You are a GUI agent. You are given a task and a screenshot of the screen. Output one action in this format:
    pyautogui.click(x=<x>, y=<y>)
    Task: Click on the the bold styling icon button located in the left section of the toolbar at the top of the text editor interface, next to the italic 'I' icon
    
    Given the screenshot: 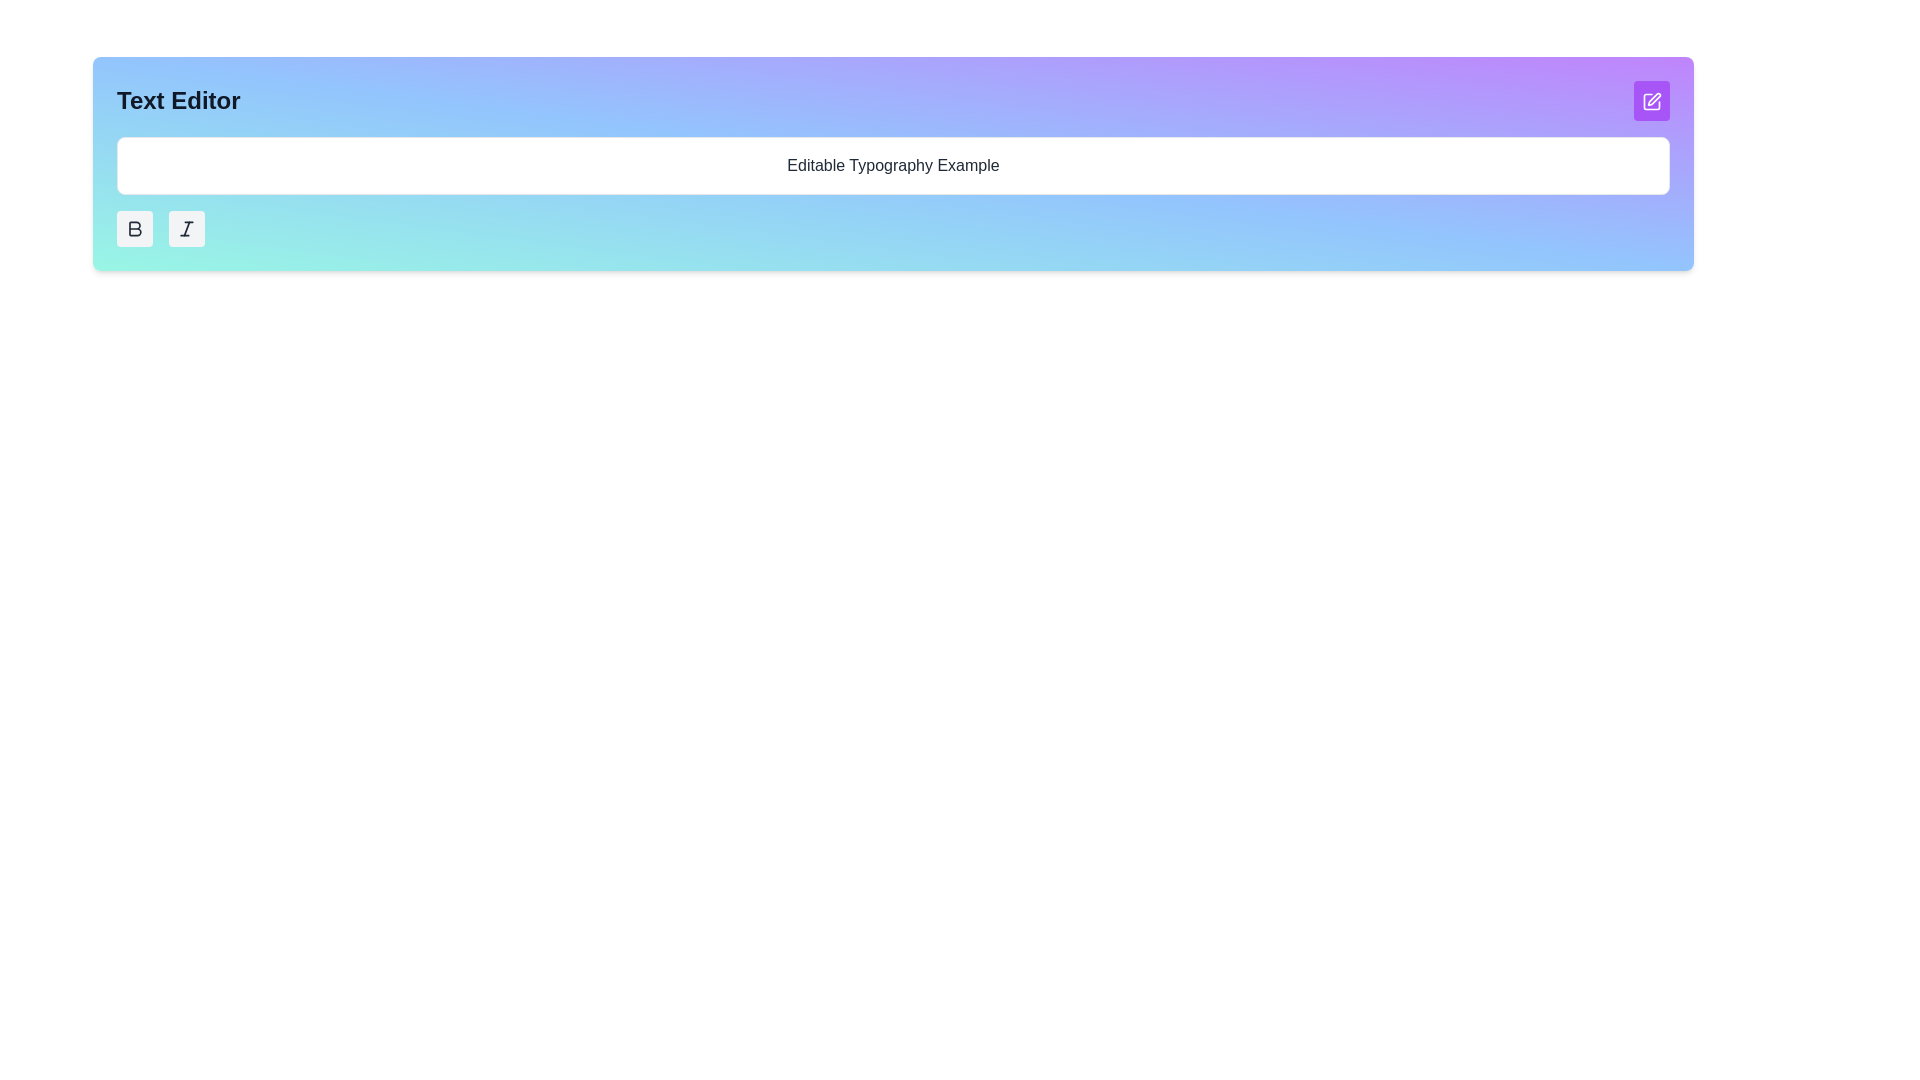 What is the action you would take?
    pyautogui.click(x=133, y=227)
    